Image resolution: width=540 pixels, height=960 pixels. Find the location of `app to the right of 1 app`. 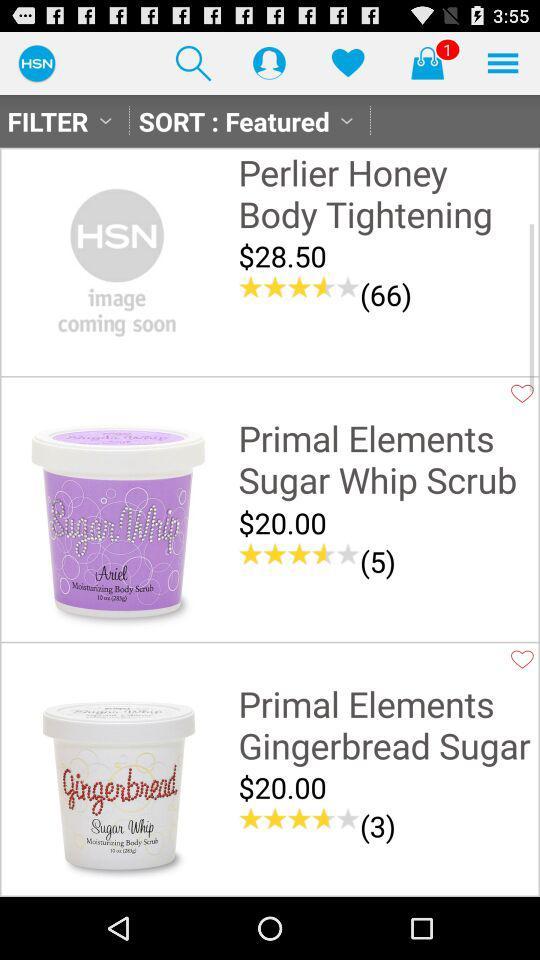

app to the right of 1 app is located at coordinates (502, 62).